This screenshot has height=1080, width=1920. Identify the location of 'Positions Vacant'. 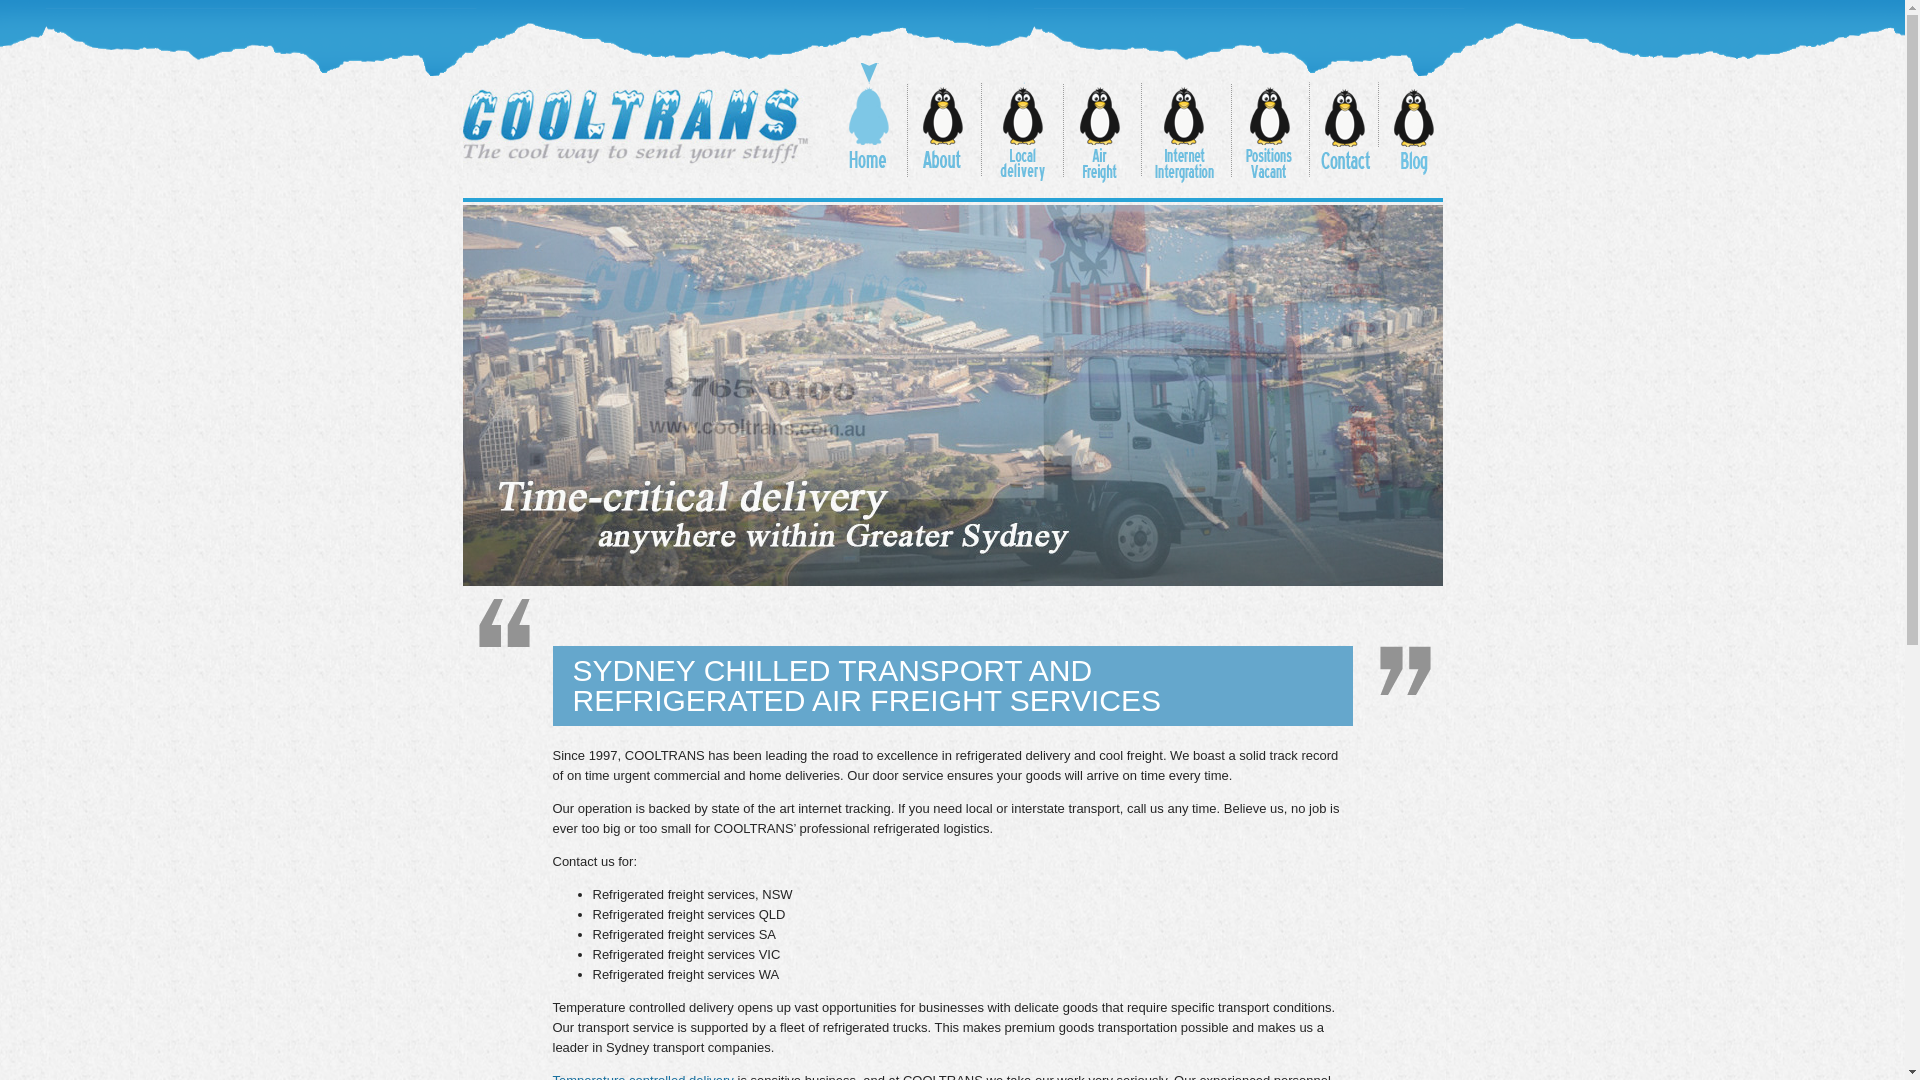
(1229, 123).